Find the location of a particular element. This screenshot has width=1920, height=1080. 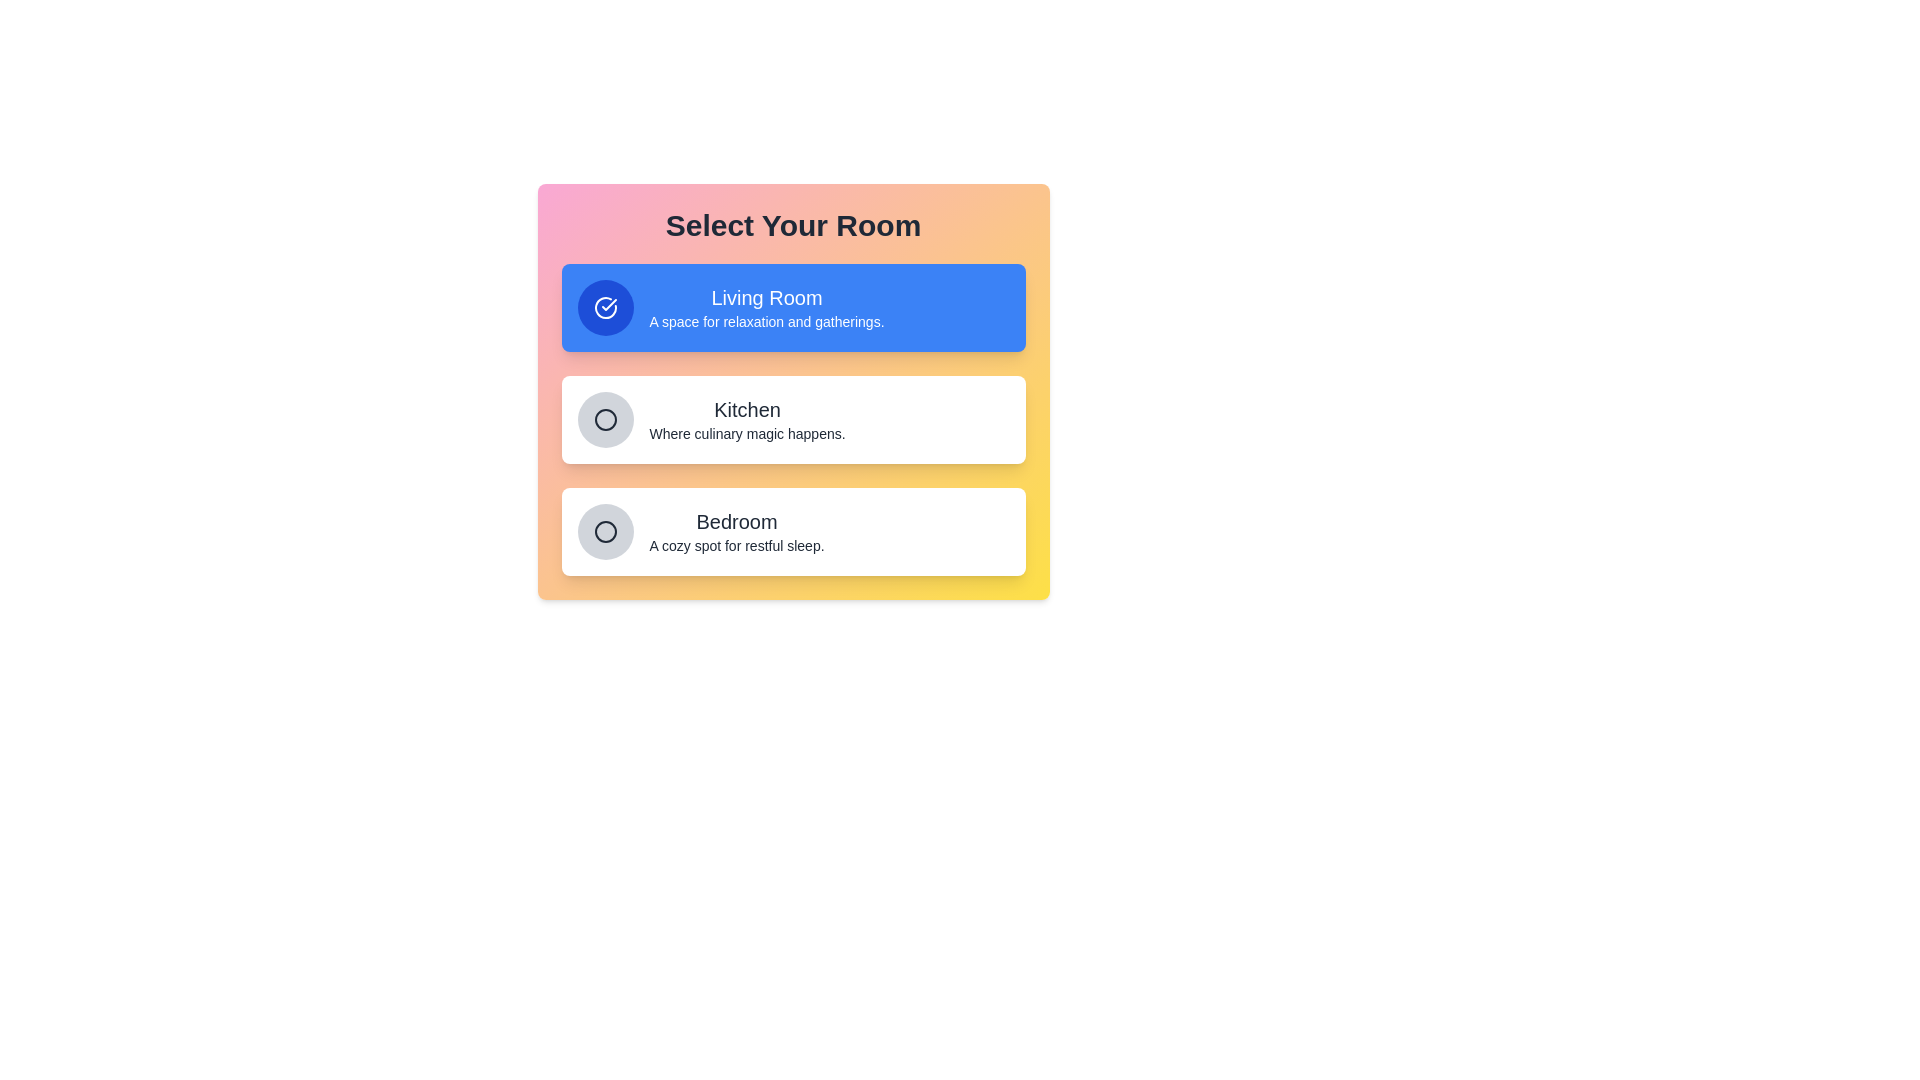

the Text Label that serves as a title indicating the context of the associated description text and selection options, positioned between 'Living Room' and 'Bedroom' is located at coordinates (746, 408).